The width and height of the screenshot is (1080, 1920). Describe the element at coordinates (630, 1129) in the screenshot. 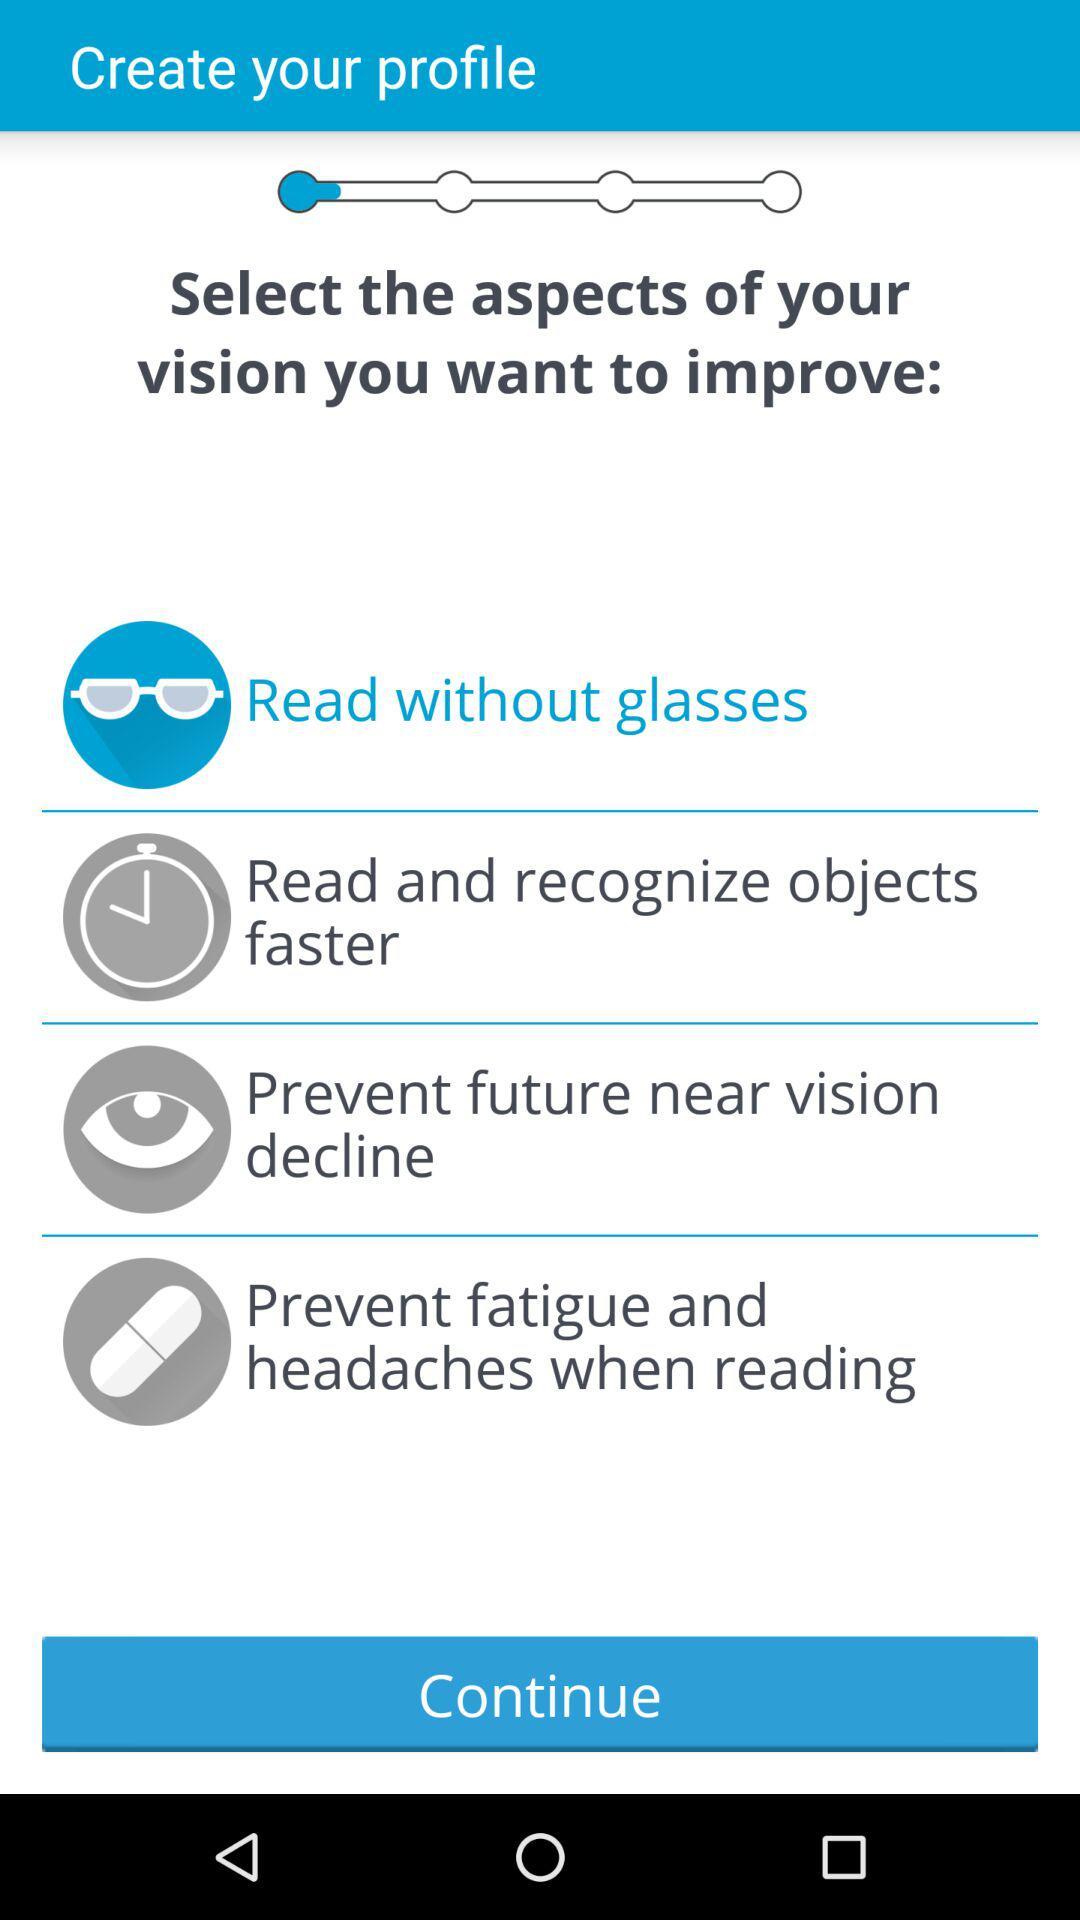

I see `the prevent future near` at that location.